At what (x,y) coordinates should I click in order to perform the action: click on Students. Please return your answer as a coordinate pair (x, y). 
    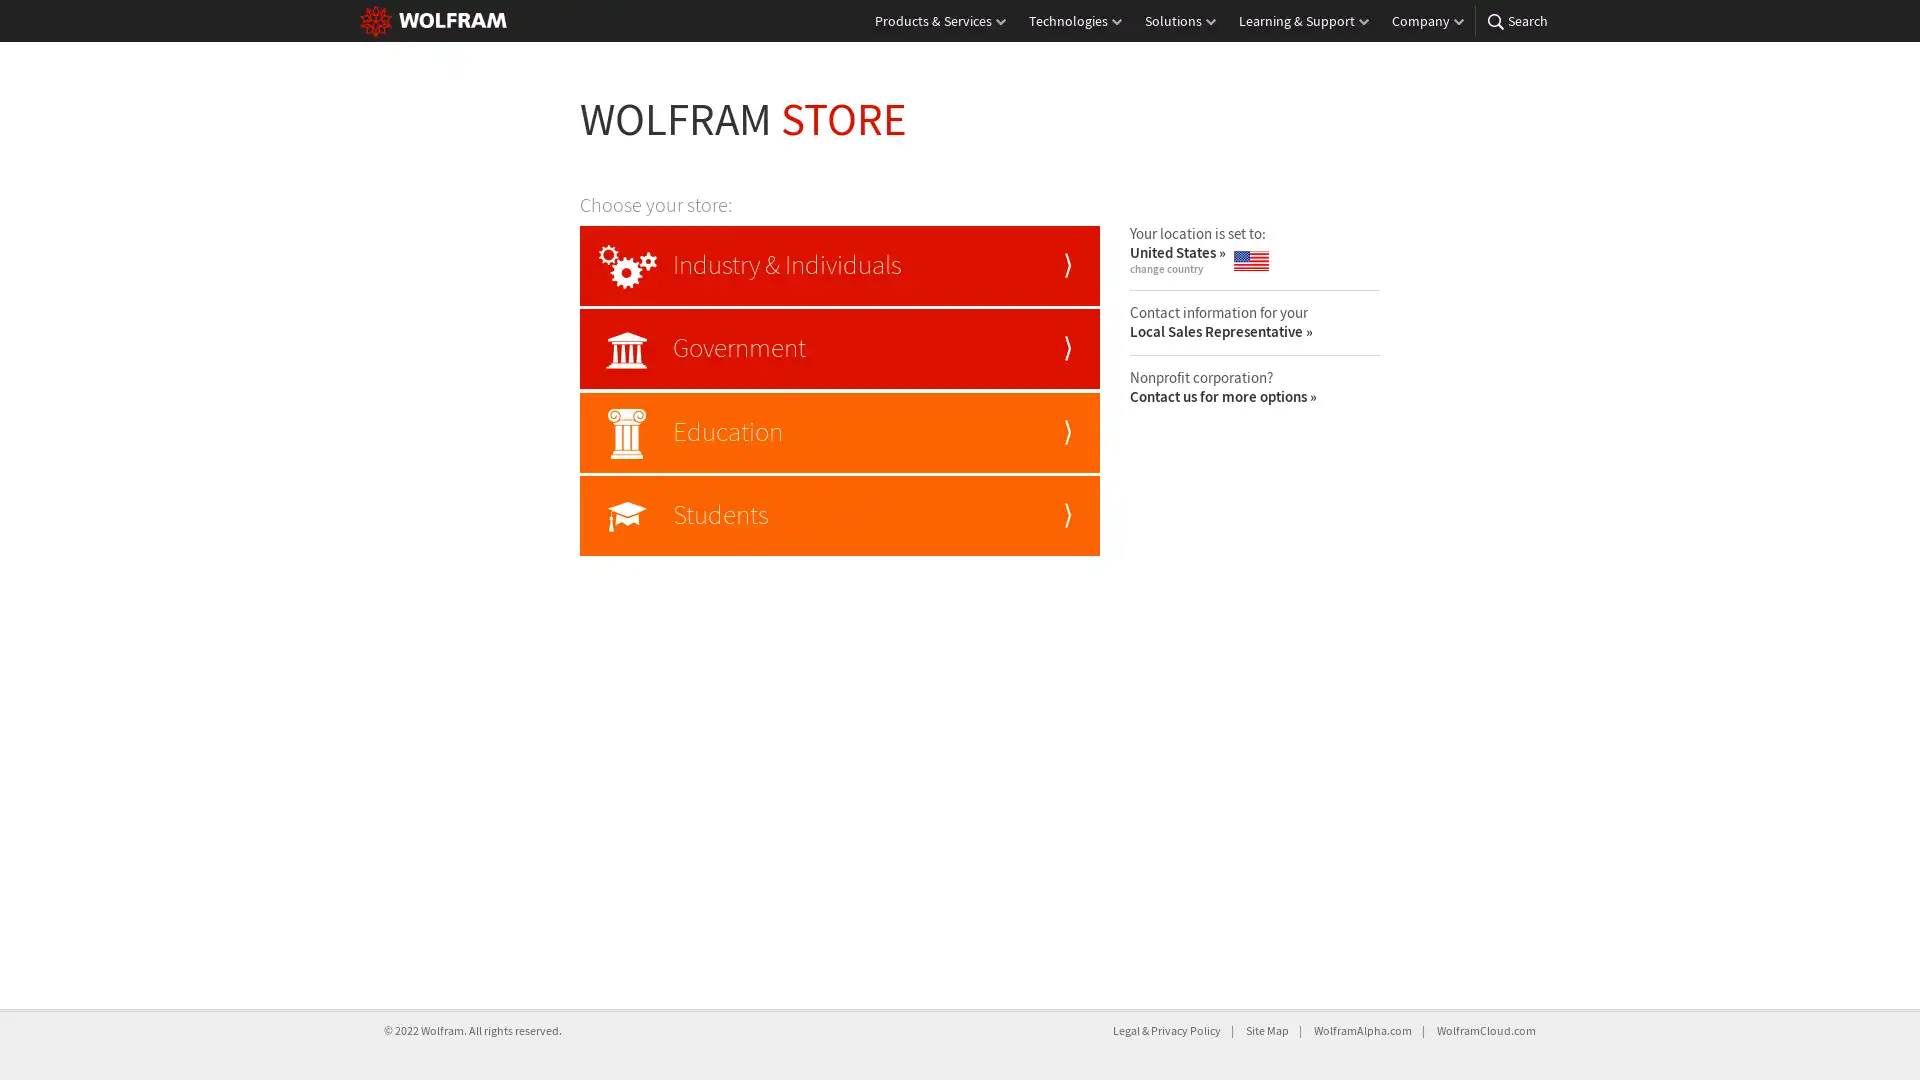
    Looking at the image, I should click on (840, 515).